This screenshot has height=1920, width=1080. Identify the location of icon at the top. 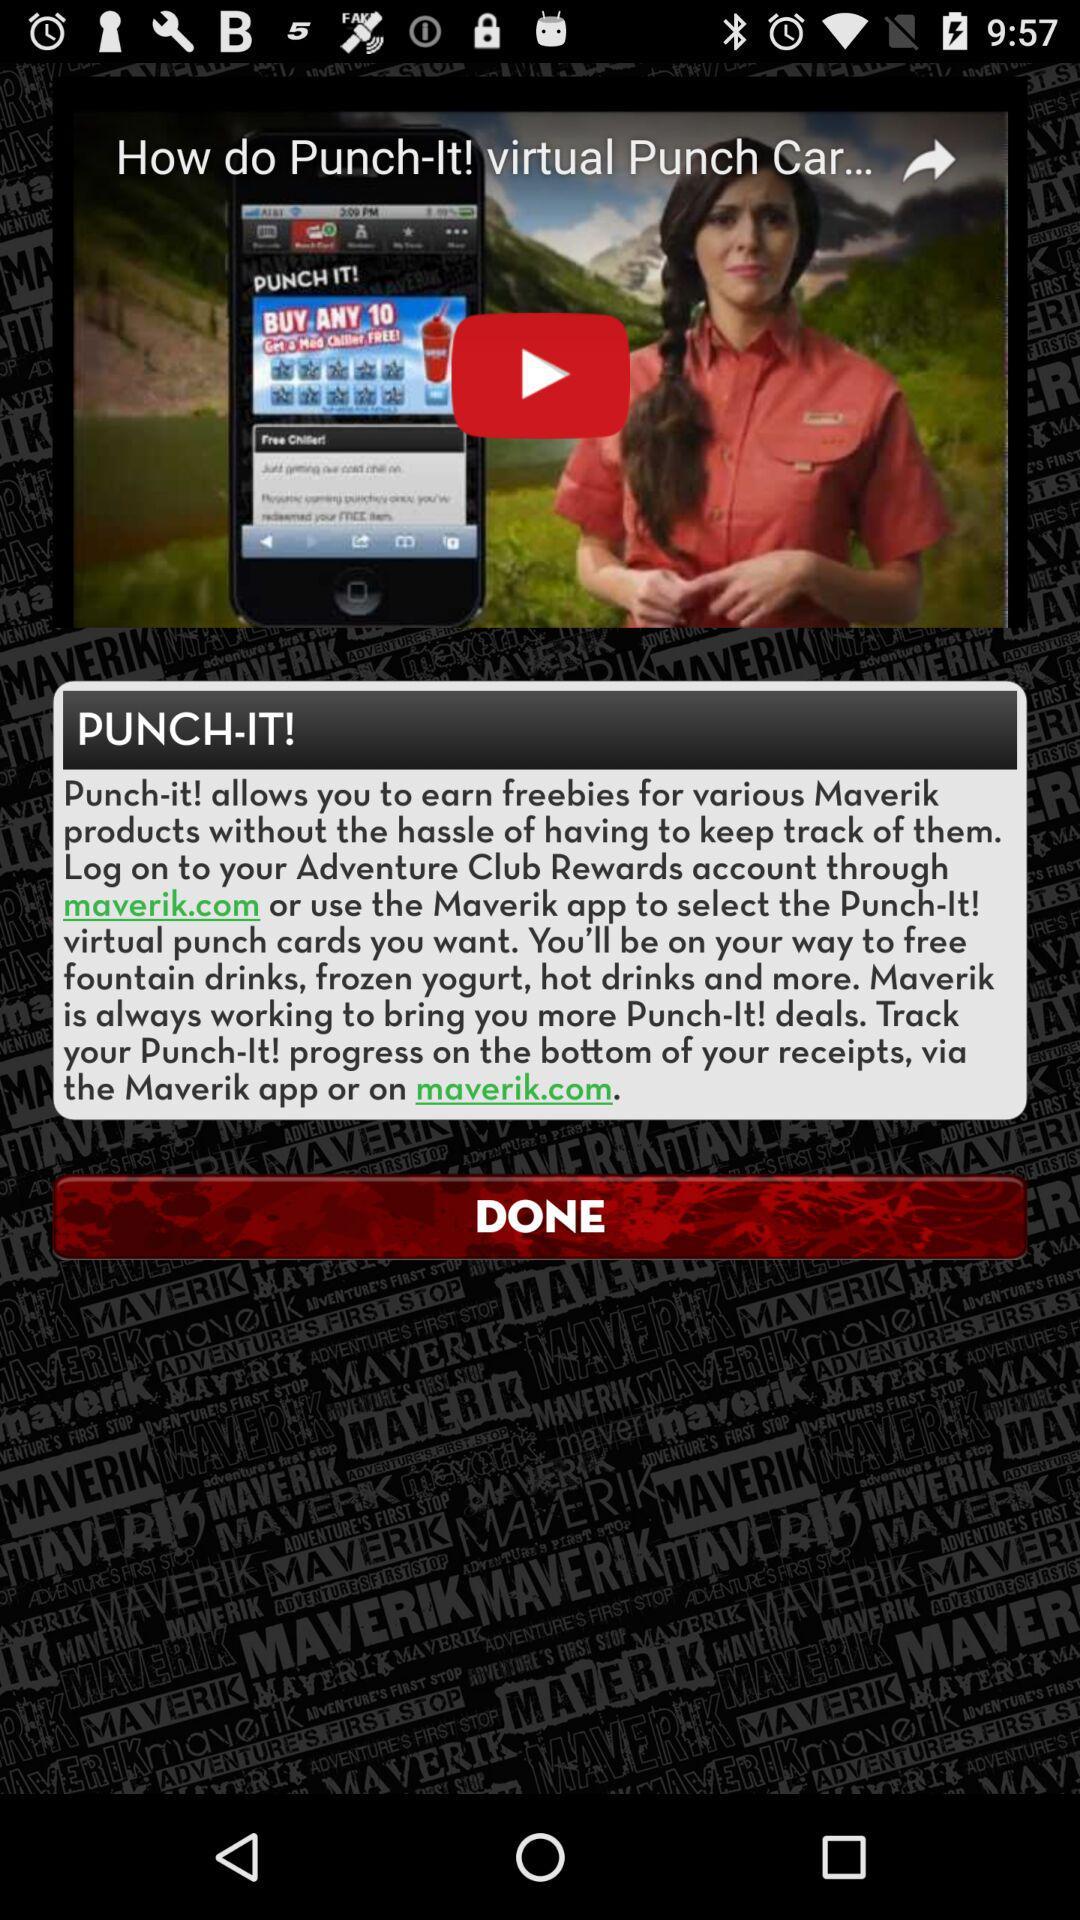
(540, 352).